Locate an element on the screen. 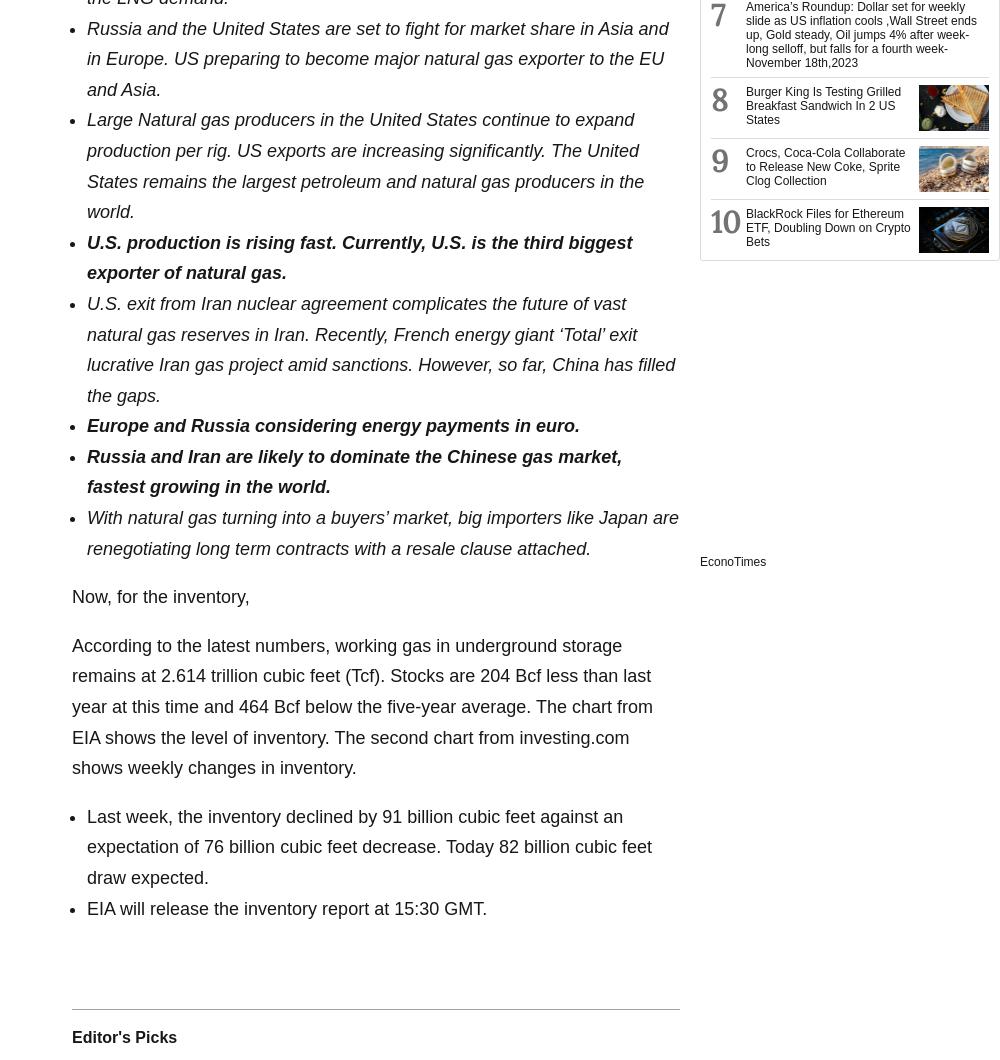 The height and width of the screenshot is (1060, 1000). '8' is located at coordinates (710, 99).